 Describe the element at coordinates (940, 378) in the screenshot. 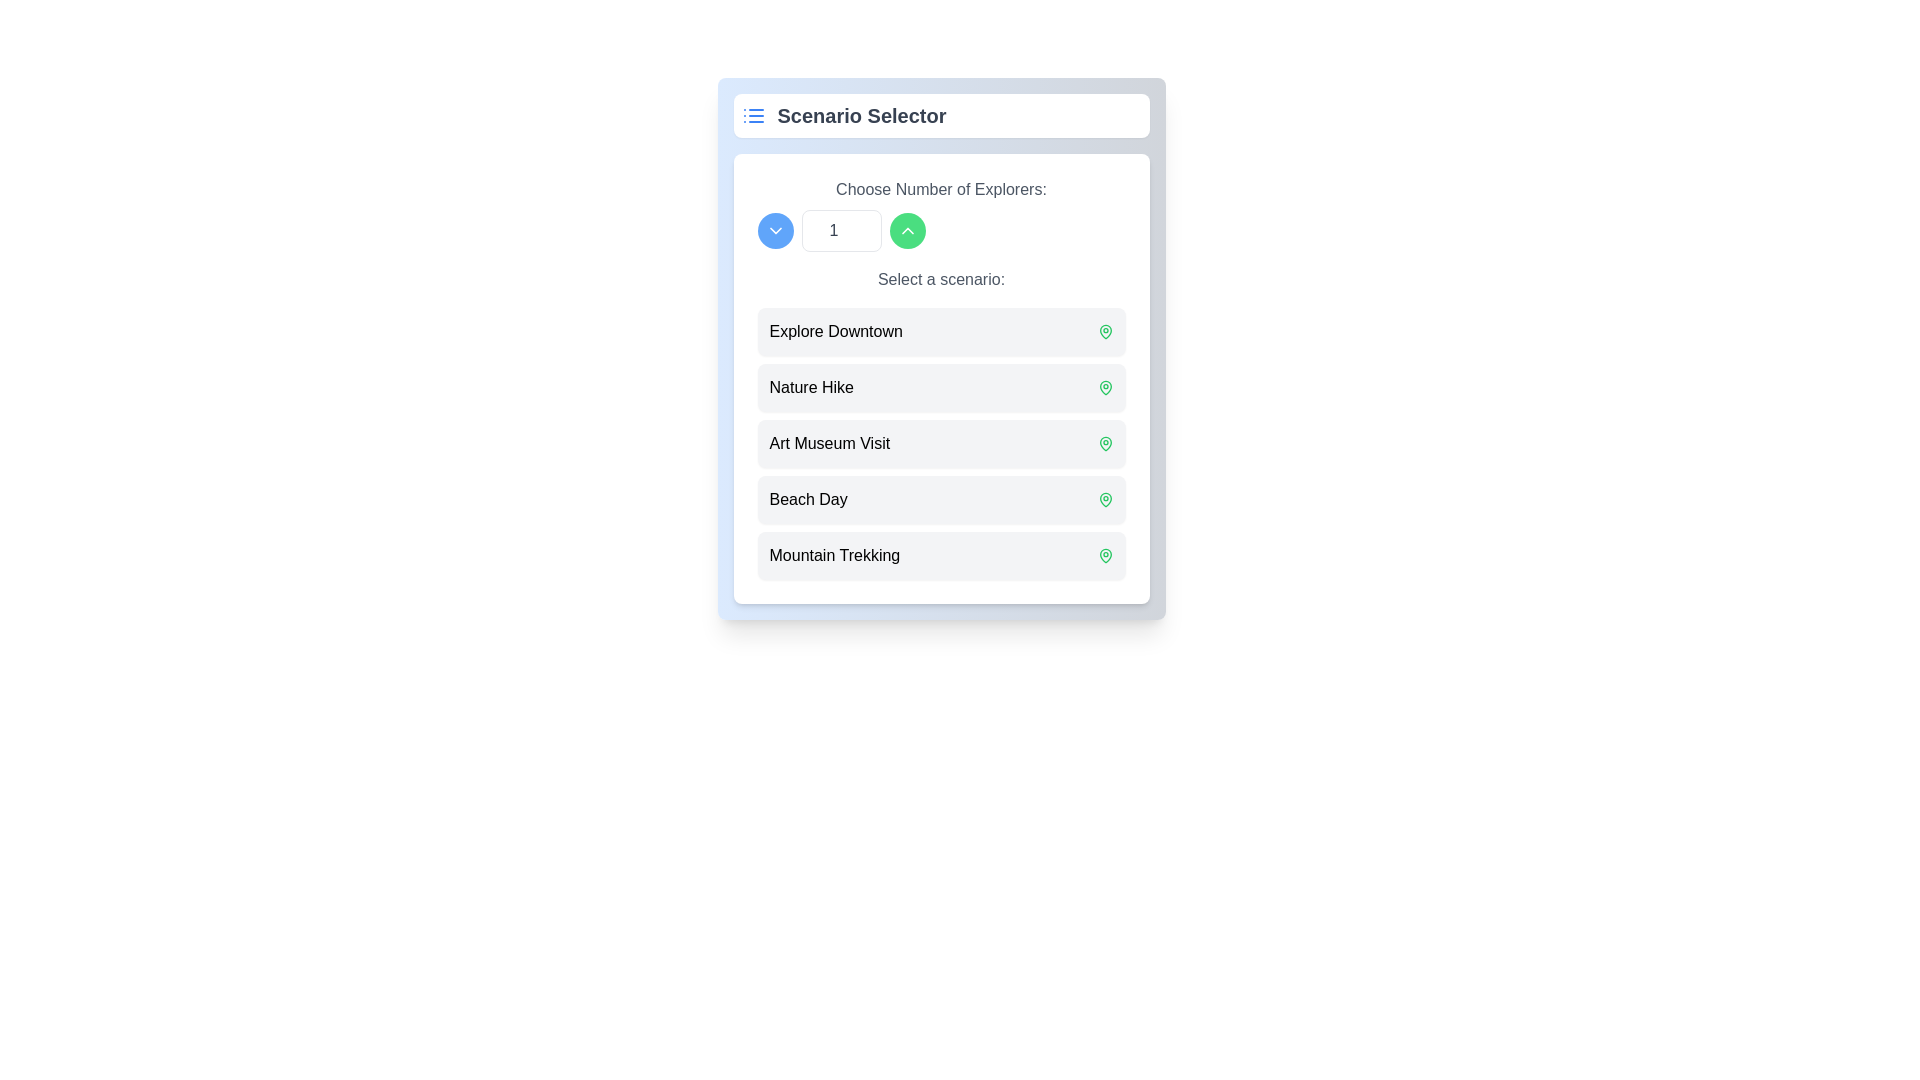

I see `the buttons for input adjustments on the interactive card located within the 'Scenario Selector' component, which features increment and decrement functionality for selecting a number` at that location.